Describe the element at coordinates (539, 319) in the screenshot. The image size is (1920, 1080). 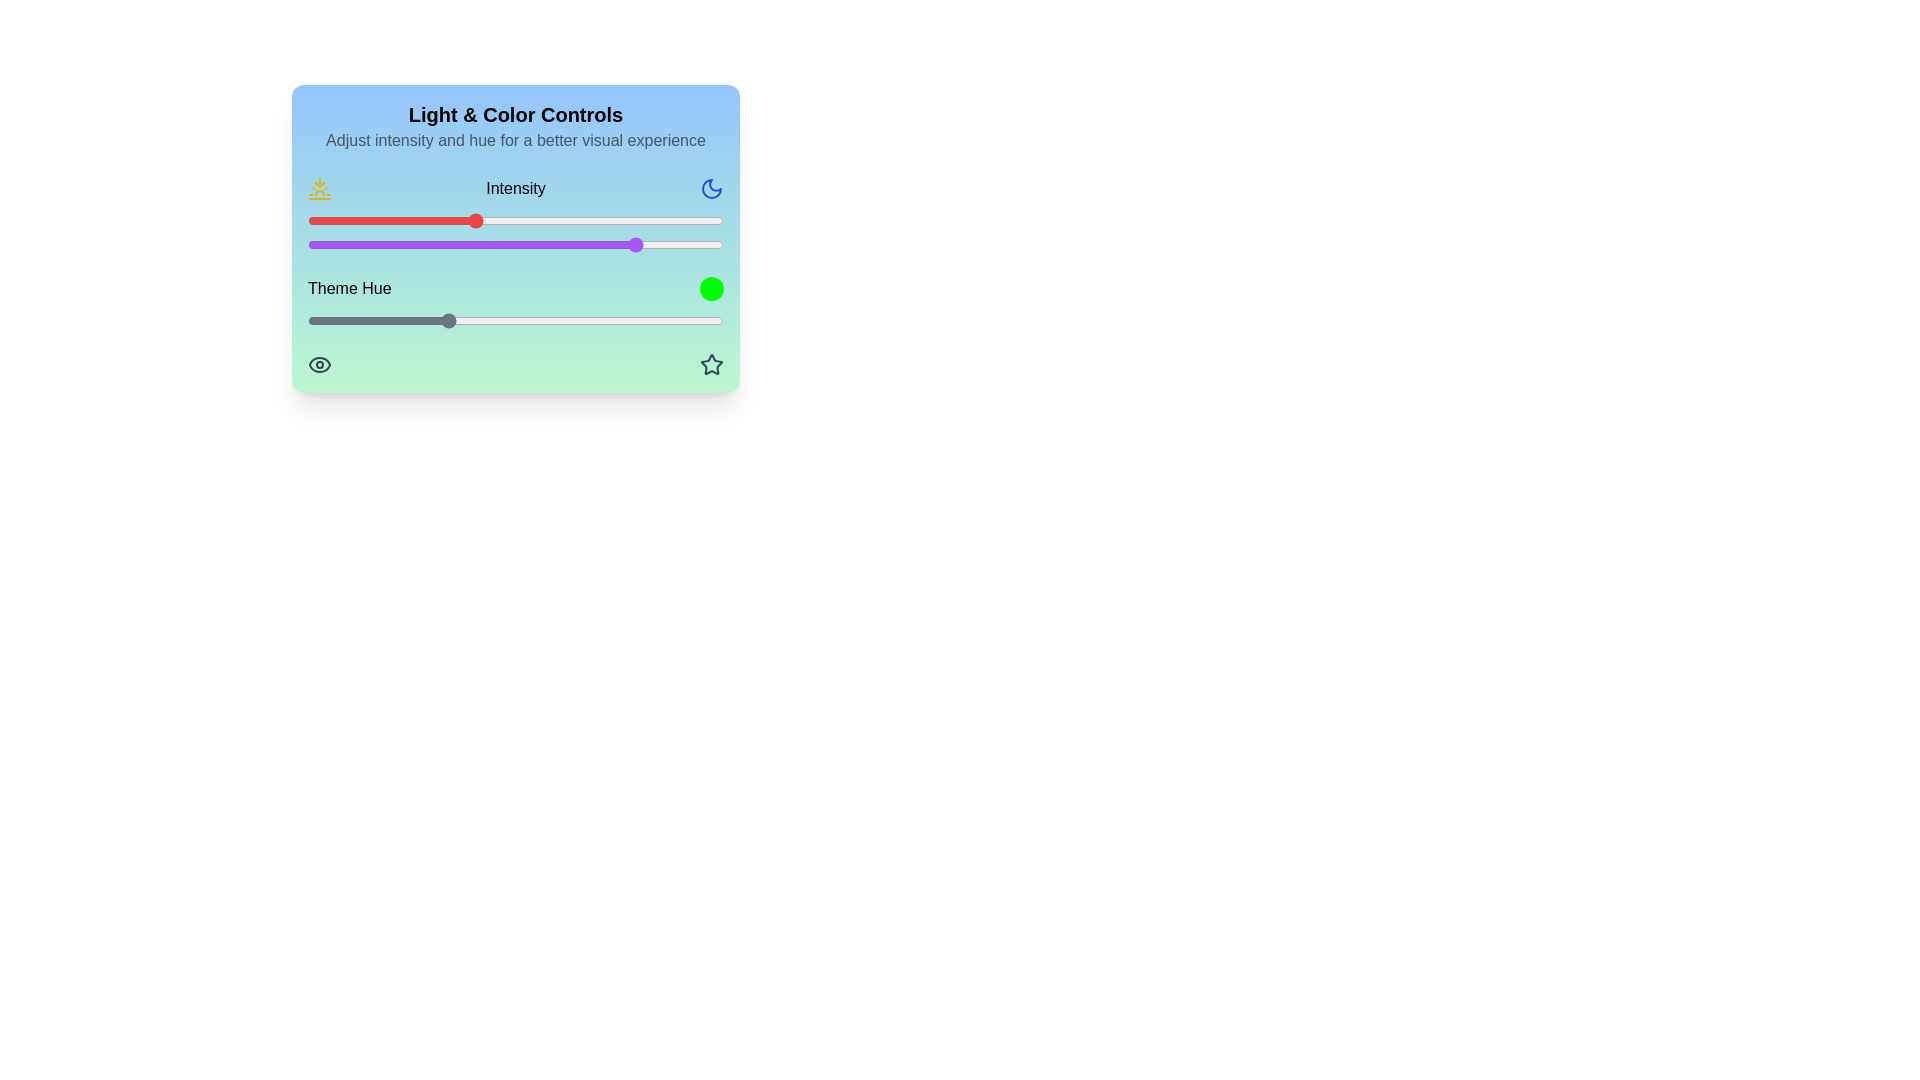
I see `the theme hue` at that location.